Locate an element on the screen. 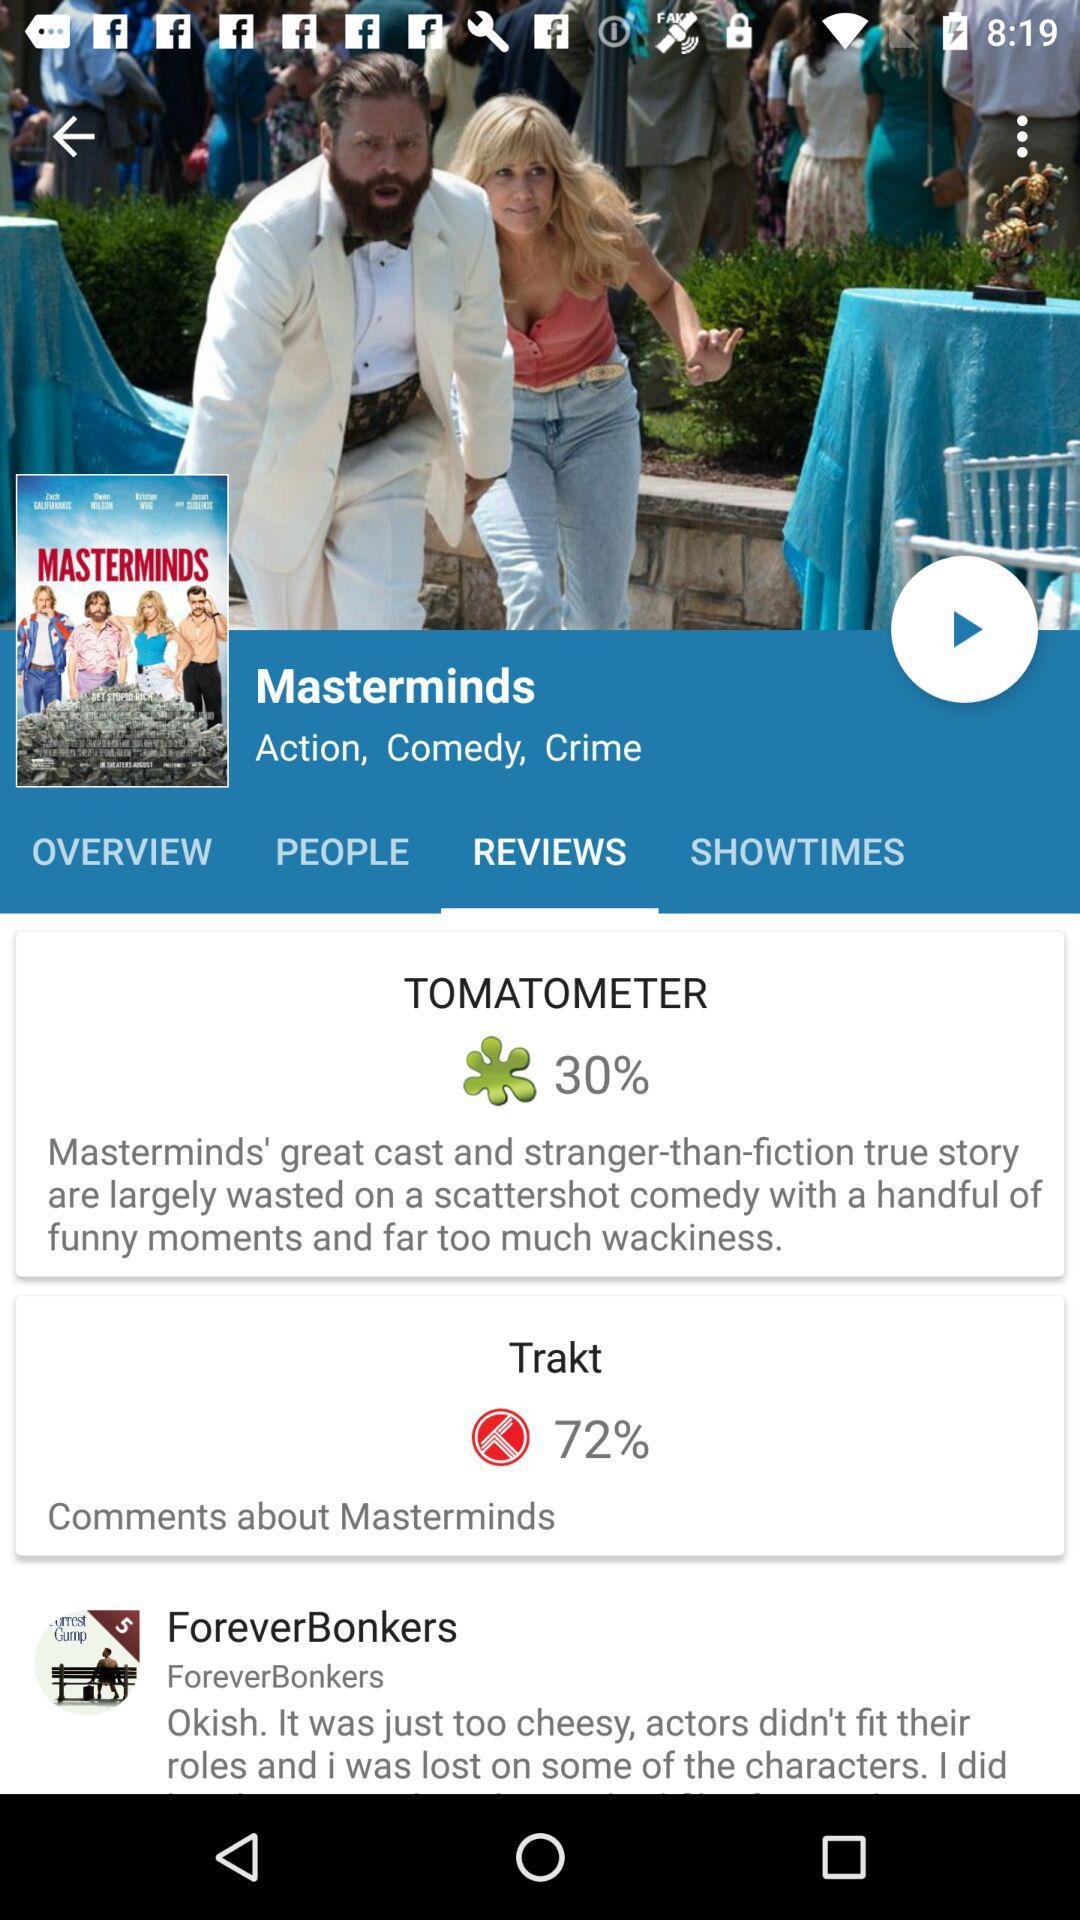  enlarge image is located at coordinates (540, 314).